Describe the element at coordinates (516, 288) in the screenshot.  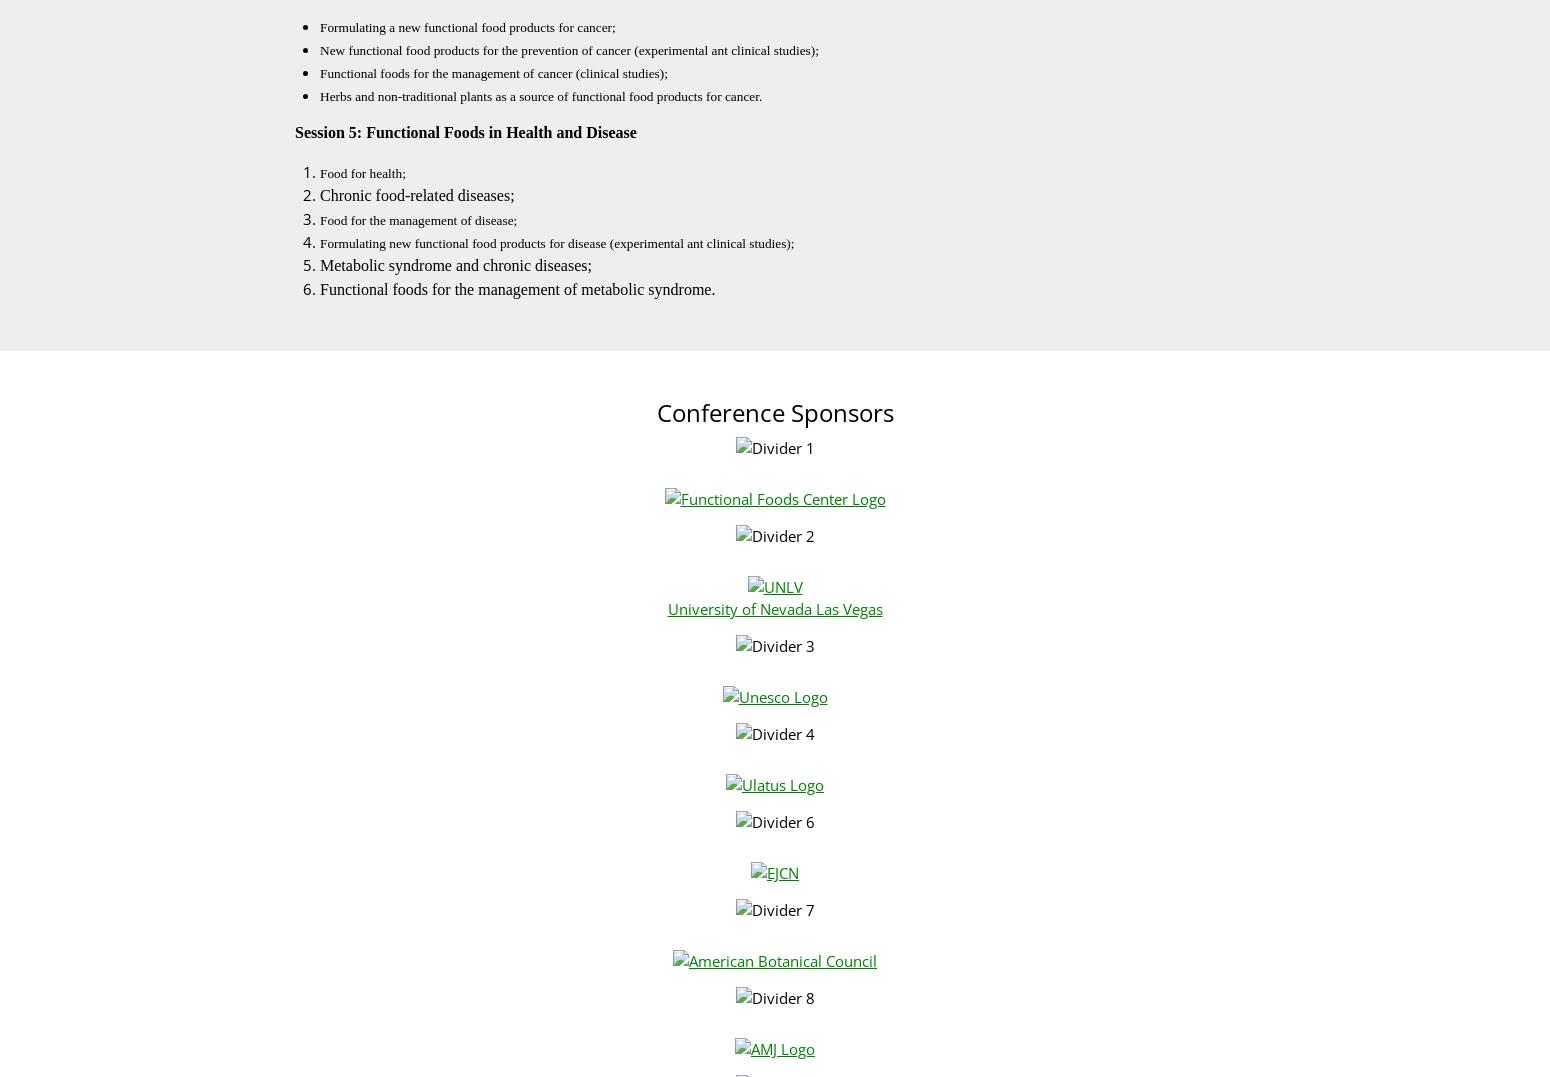
I see `'Functional foods for the management of metabolic syndrome.'` at that location.